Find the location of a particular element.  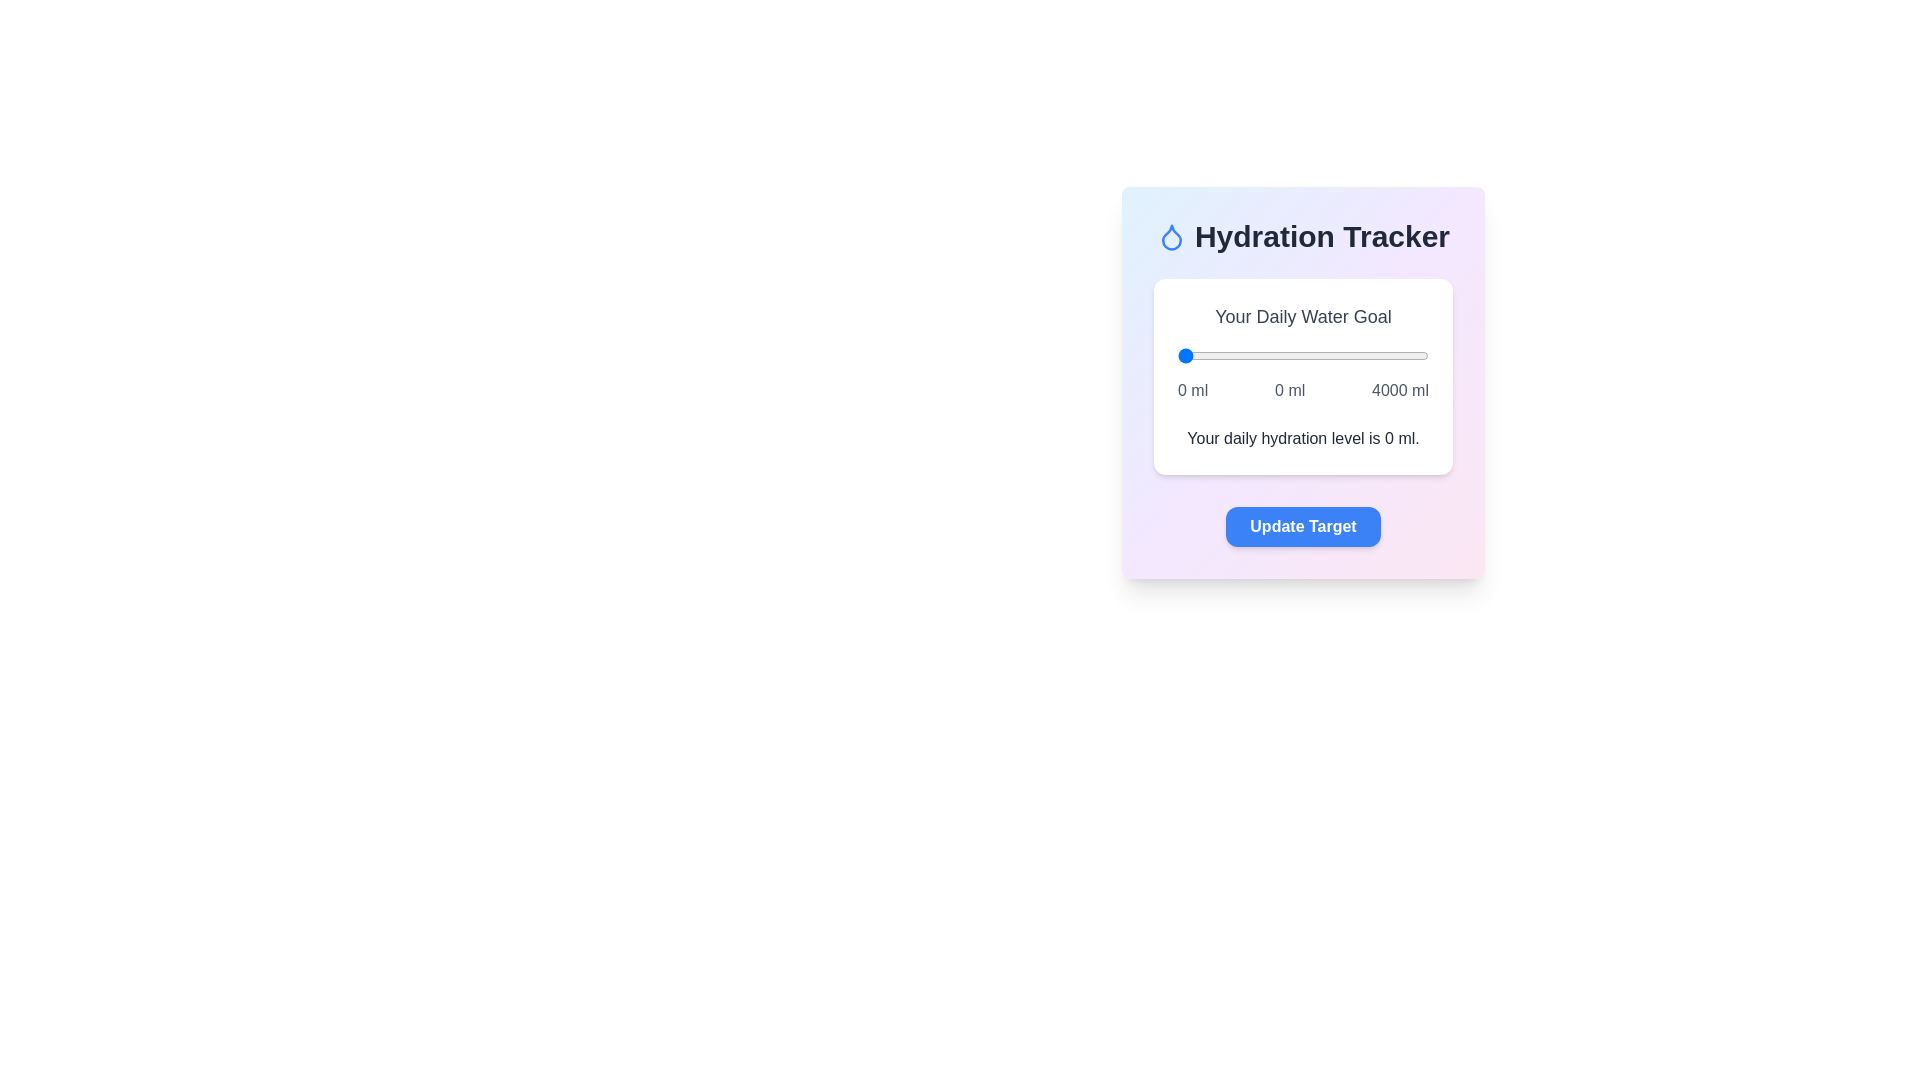

the water intake slider to 1646 ml is located at coordinates (1281, 354).